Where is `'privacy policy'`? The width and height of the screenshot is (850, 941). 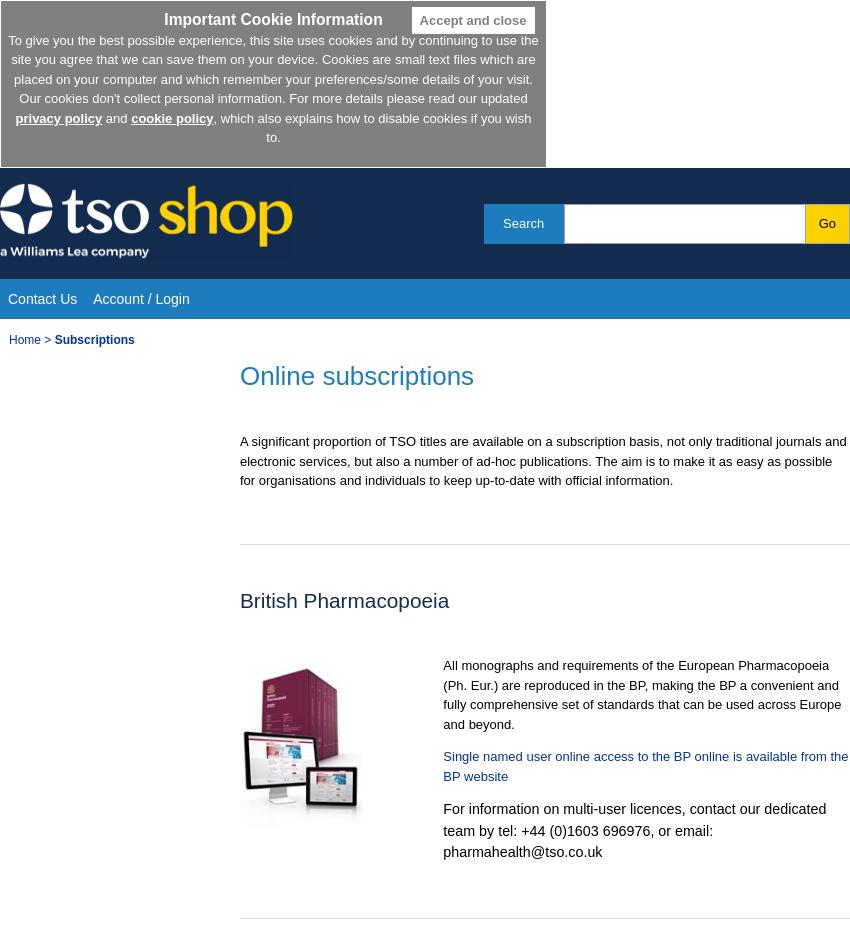 'privacy policy' is located at coordinates (13, 117).